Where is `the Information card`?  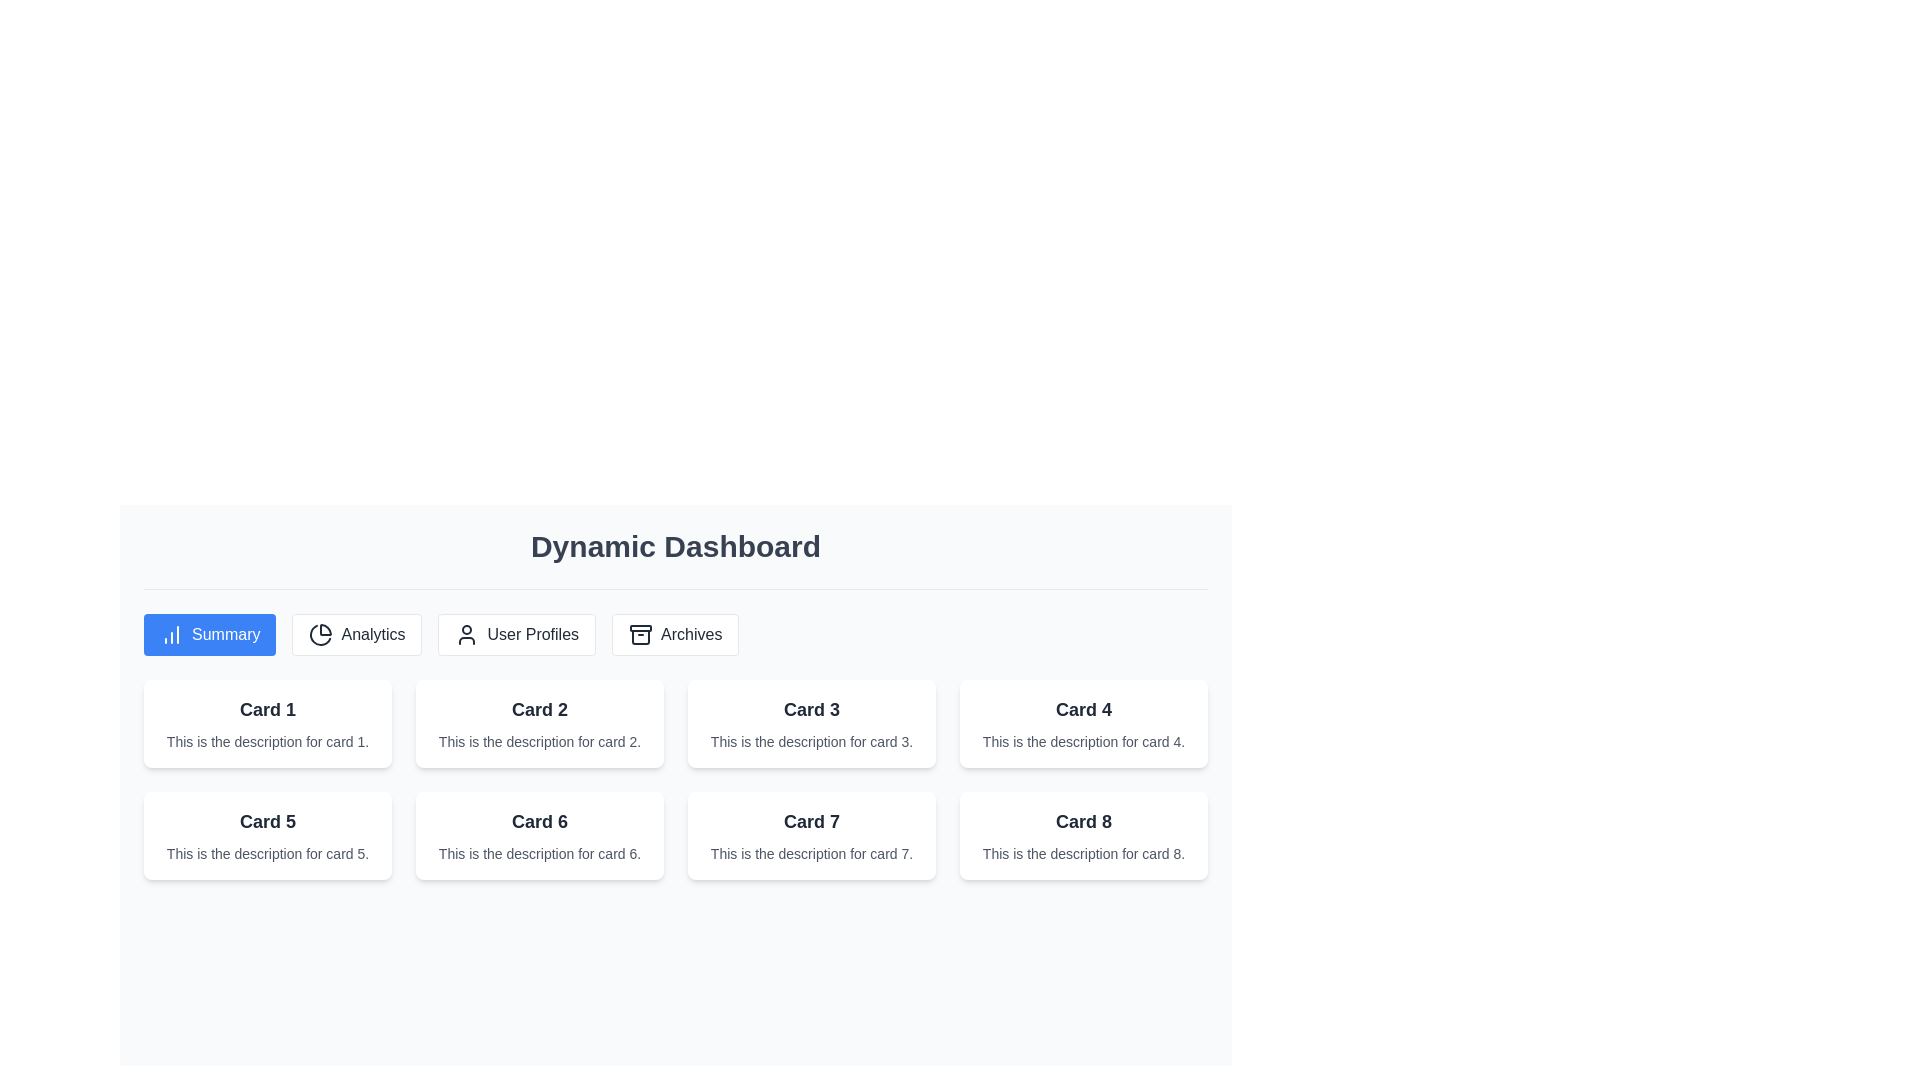
the Information card is located at coordinates (539, 724).